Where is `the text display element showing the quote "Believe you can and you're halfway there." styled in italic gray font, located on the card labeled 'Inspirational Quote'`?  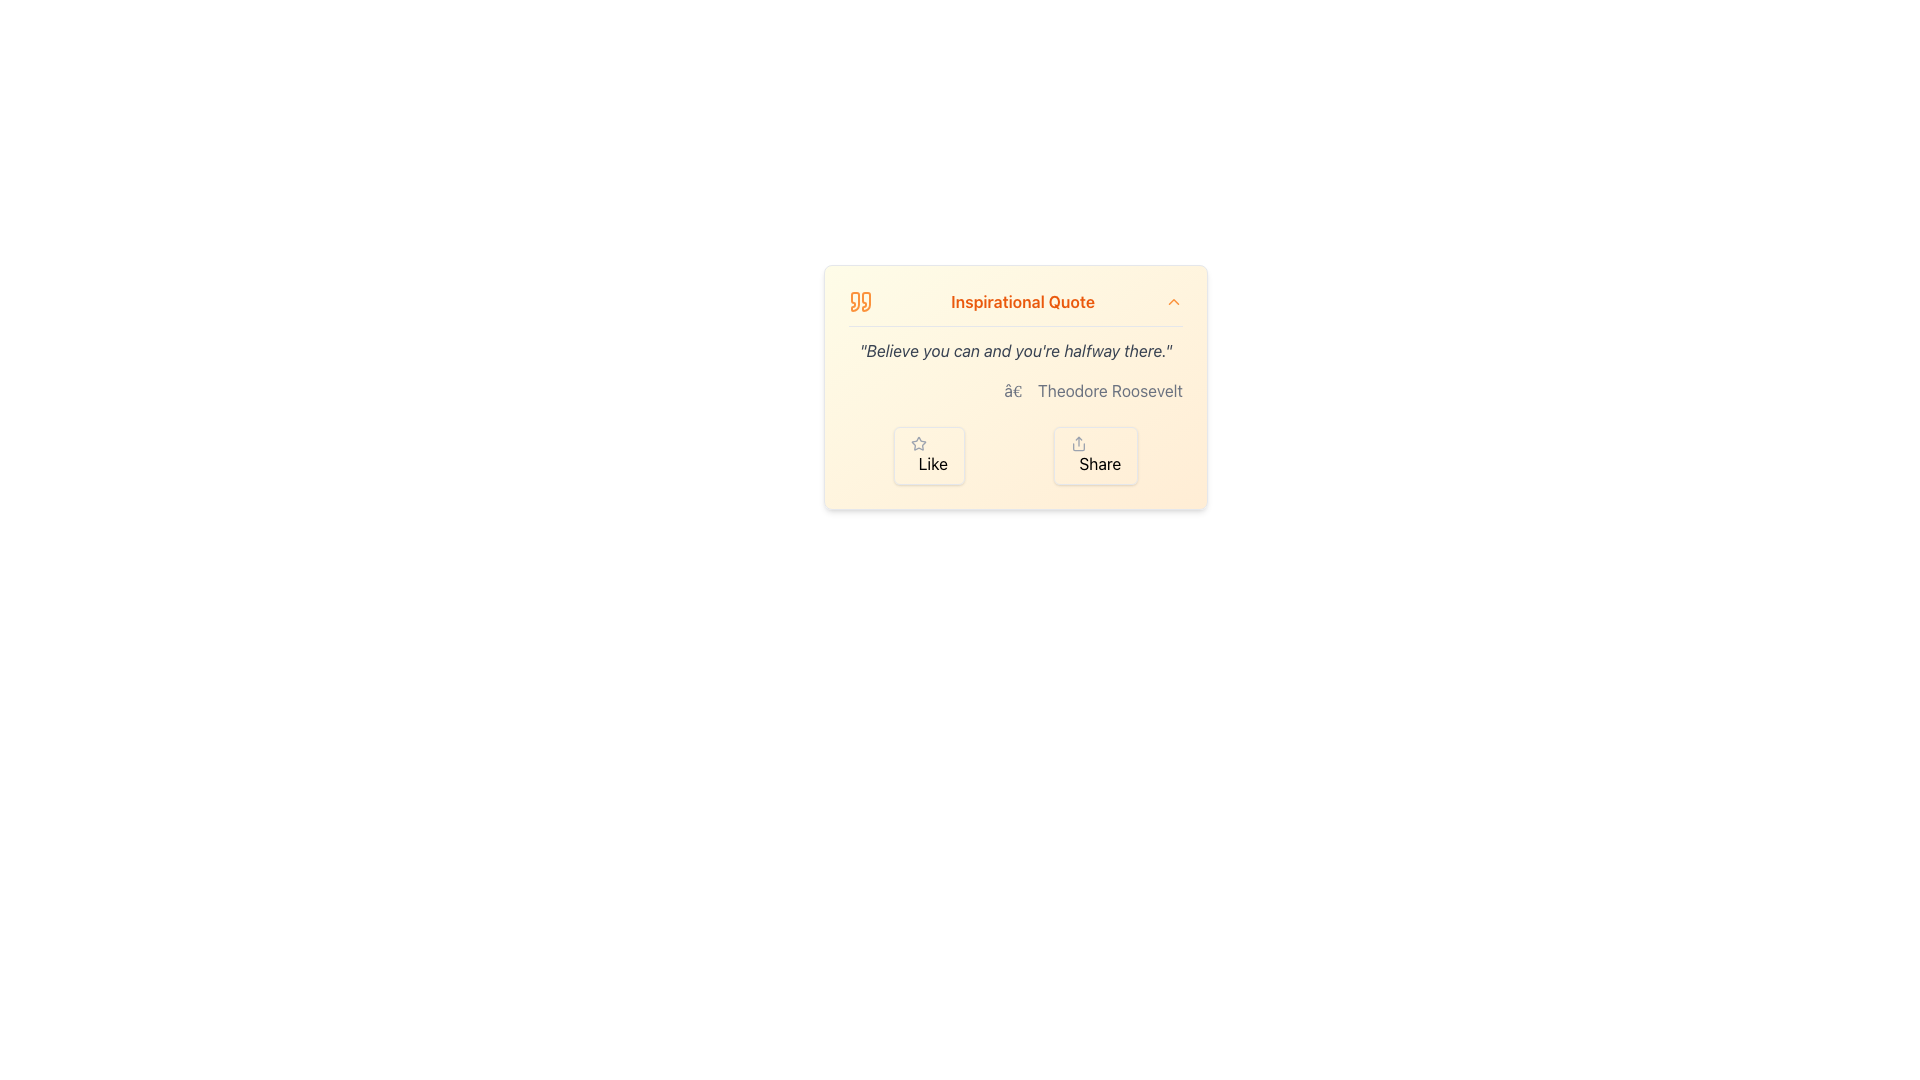
the text display element showing the quote "Believe you can and you're halfway there." styled in italic gray font, located on the card labeled 'Inspirational Quote' is located at coordinates (1016, 350).